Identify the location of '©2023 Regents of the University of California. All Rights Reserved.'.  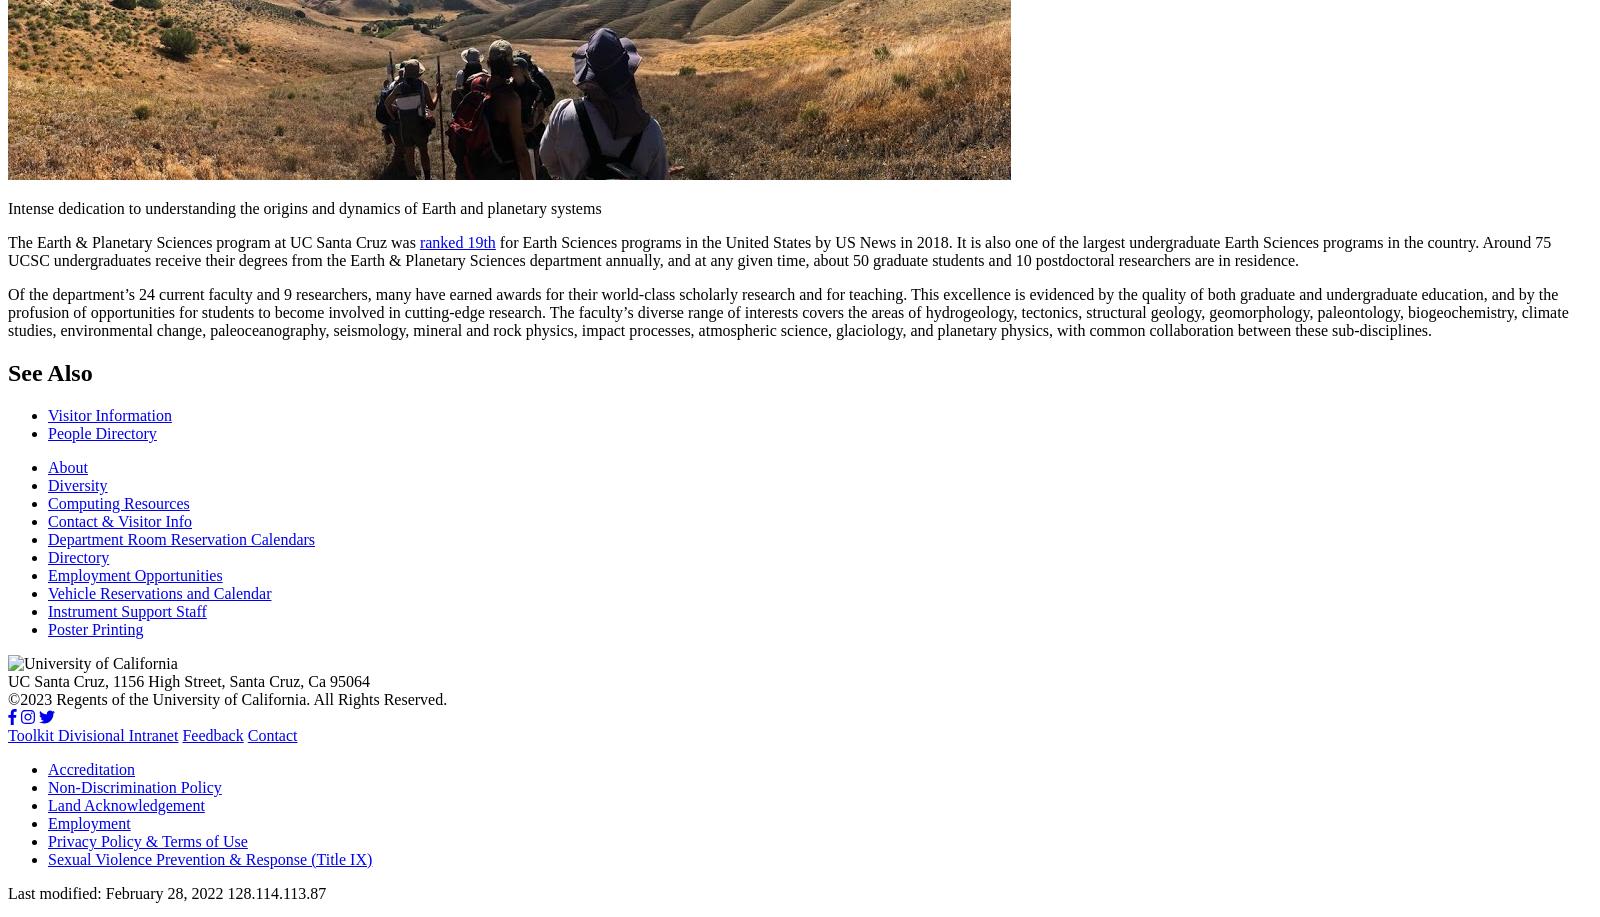
(7, 698).